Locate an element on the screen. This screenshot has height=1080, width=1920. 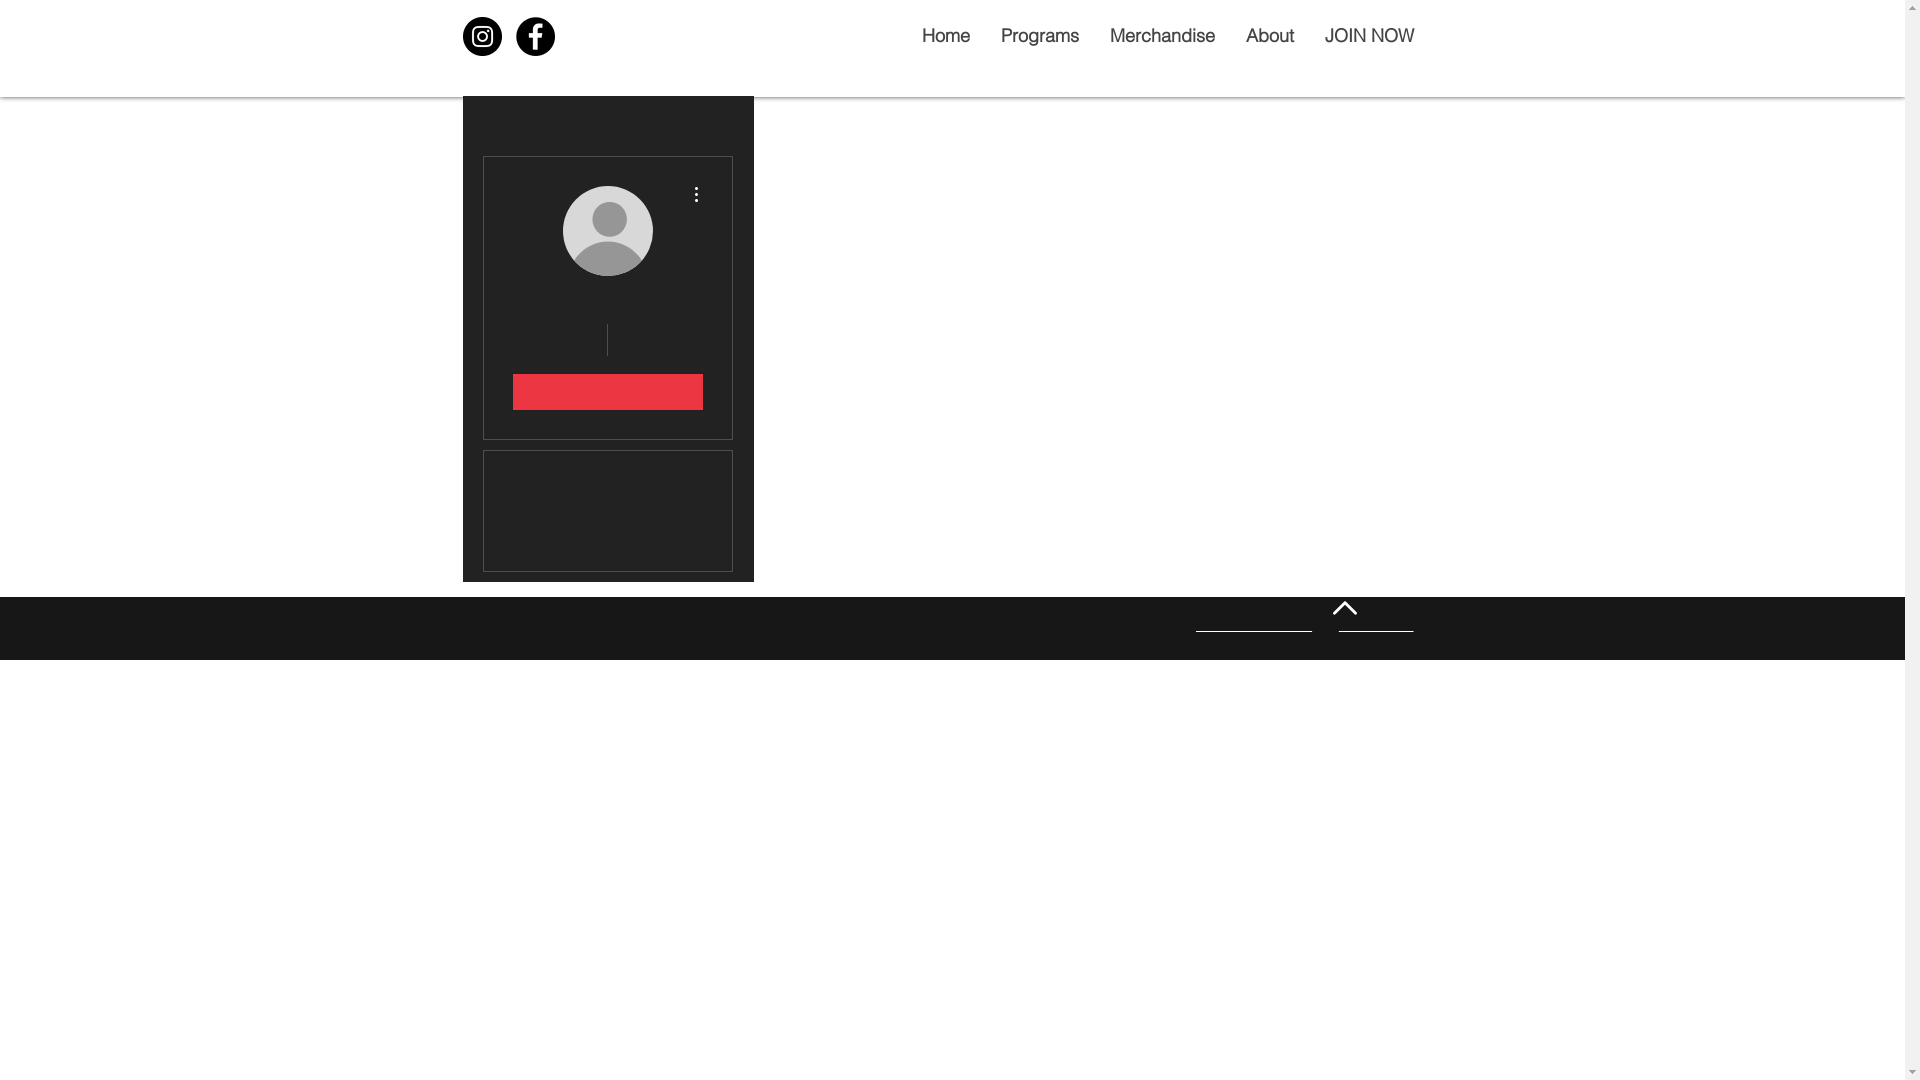
'Terms and Conditions' is located at coordinates (1252, 624).